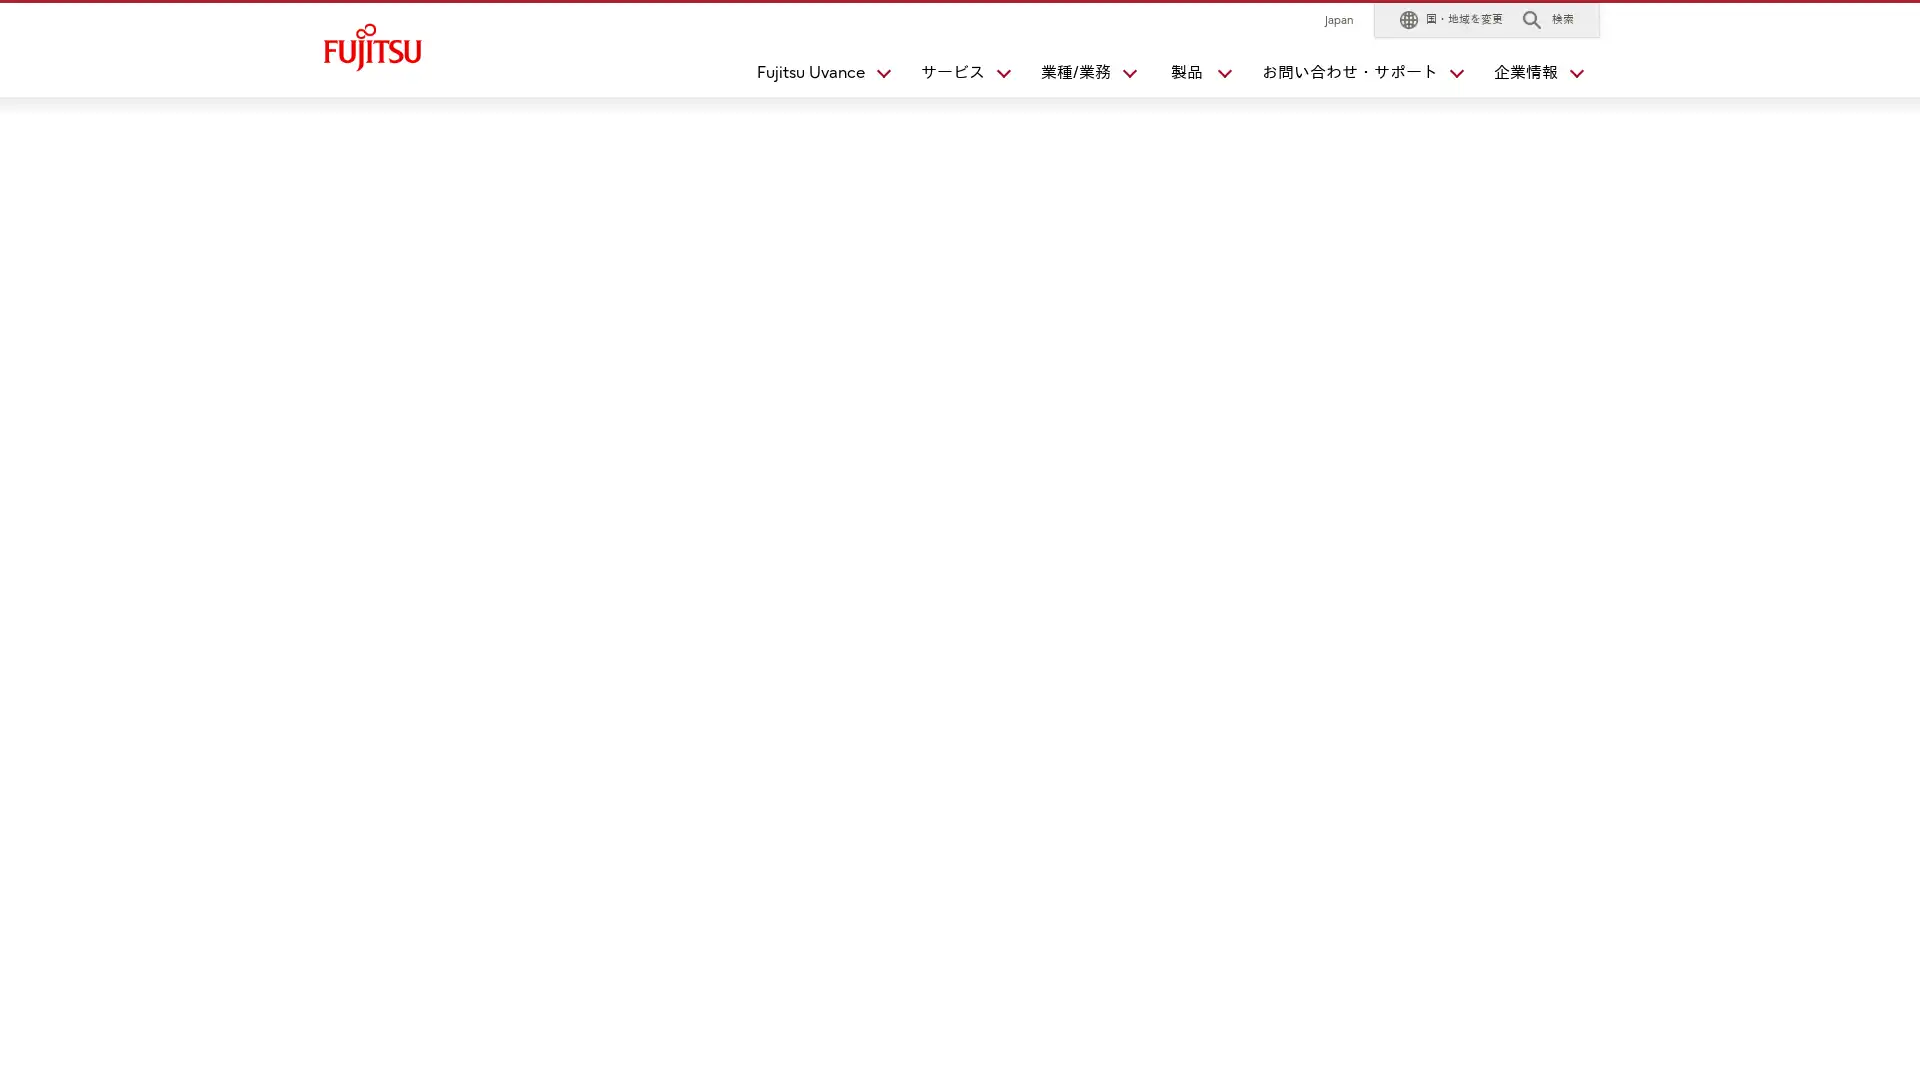 The height and width of the screenshot is (1080, 1920). What do you see at coordinates (815, 76) in the screenshot?
I see `Fujitsu Uvance` at bounding box center [815, 76].